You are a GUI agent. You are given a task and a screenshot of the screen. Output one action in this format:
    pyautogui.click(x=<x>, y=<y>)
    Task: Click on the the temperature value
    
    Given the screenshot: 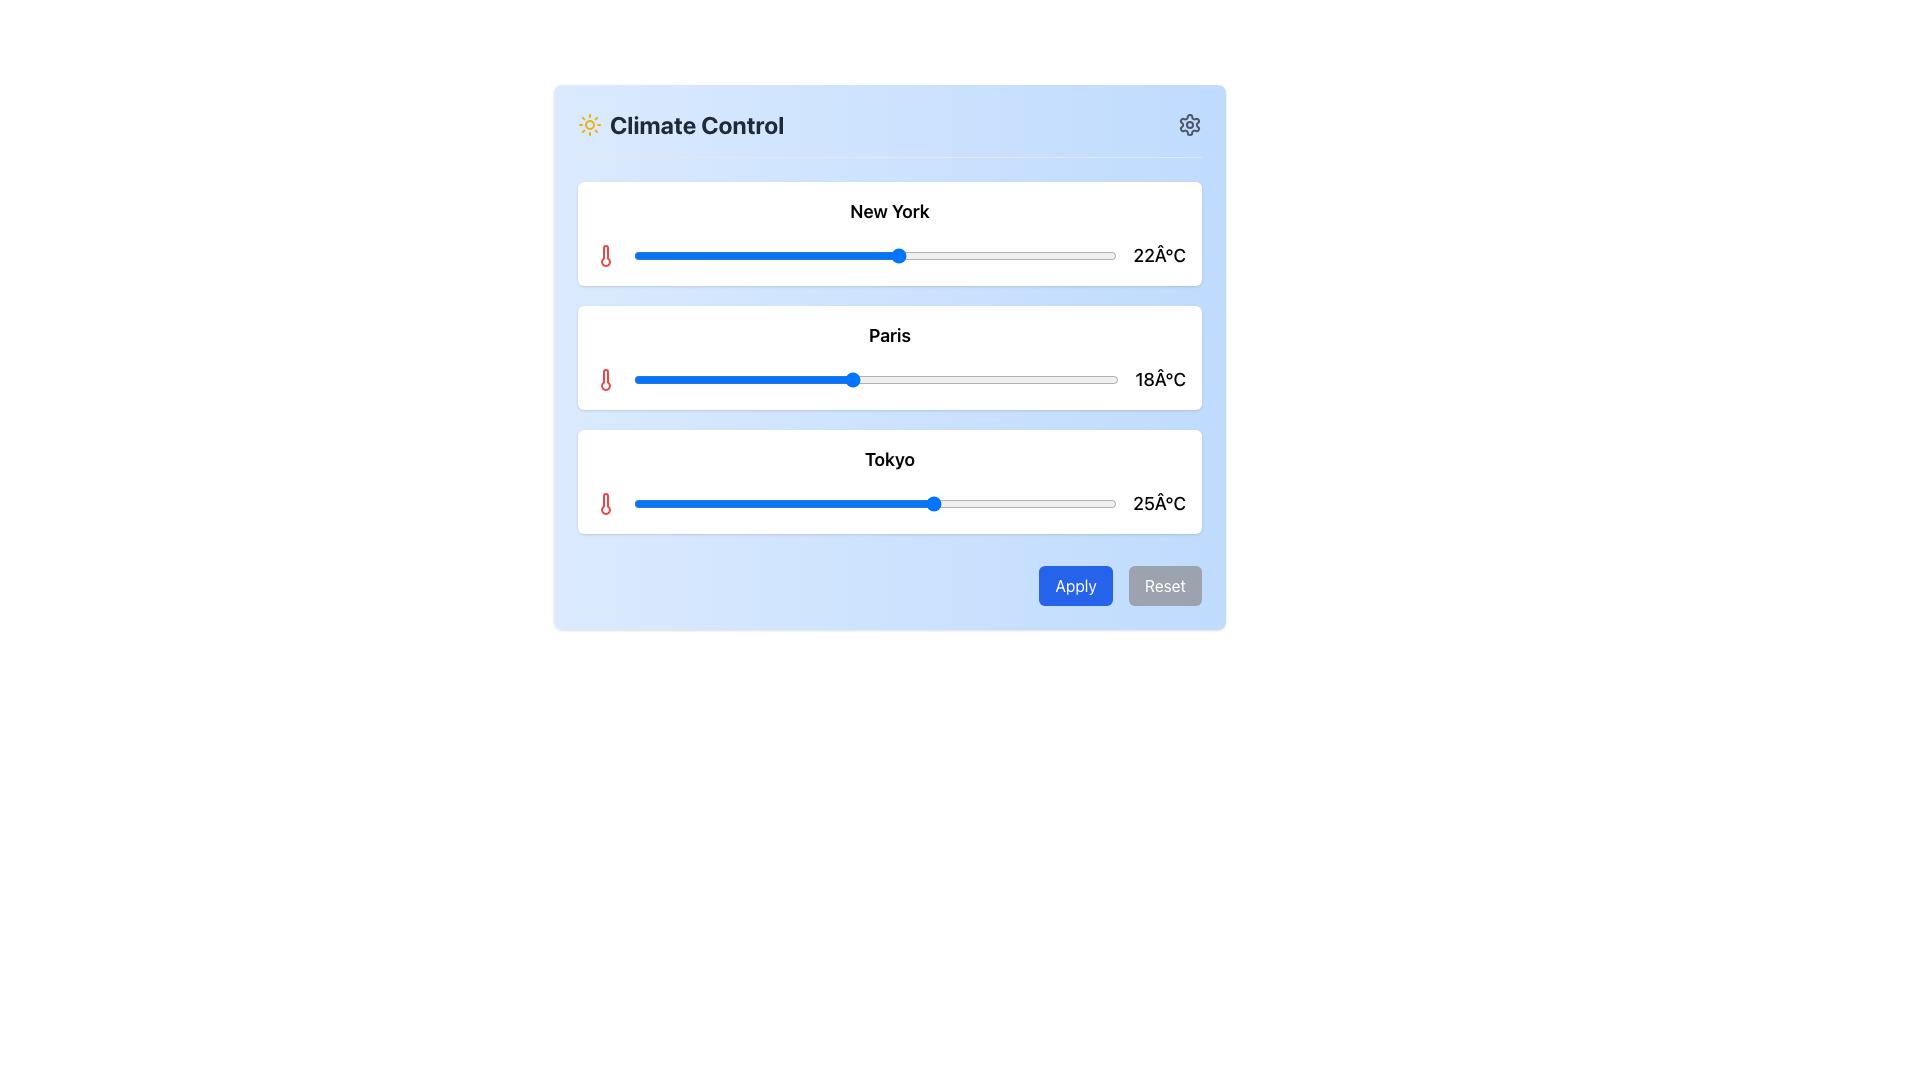 What is the action you would take?
    pyautogui.click(x=984, y=254)
    